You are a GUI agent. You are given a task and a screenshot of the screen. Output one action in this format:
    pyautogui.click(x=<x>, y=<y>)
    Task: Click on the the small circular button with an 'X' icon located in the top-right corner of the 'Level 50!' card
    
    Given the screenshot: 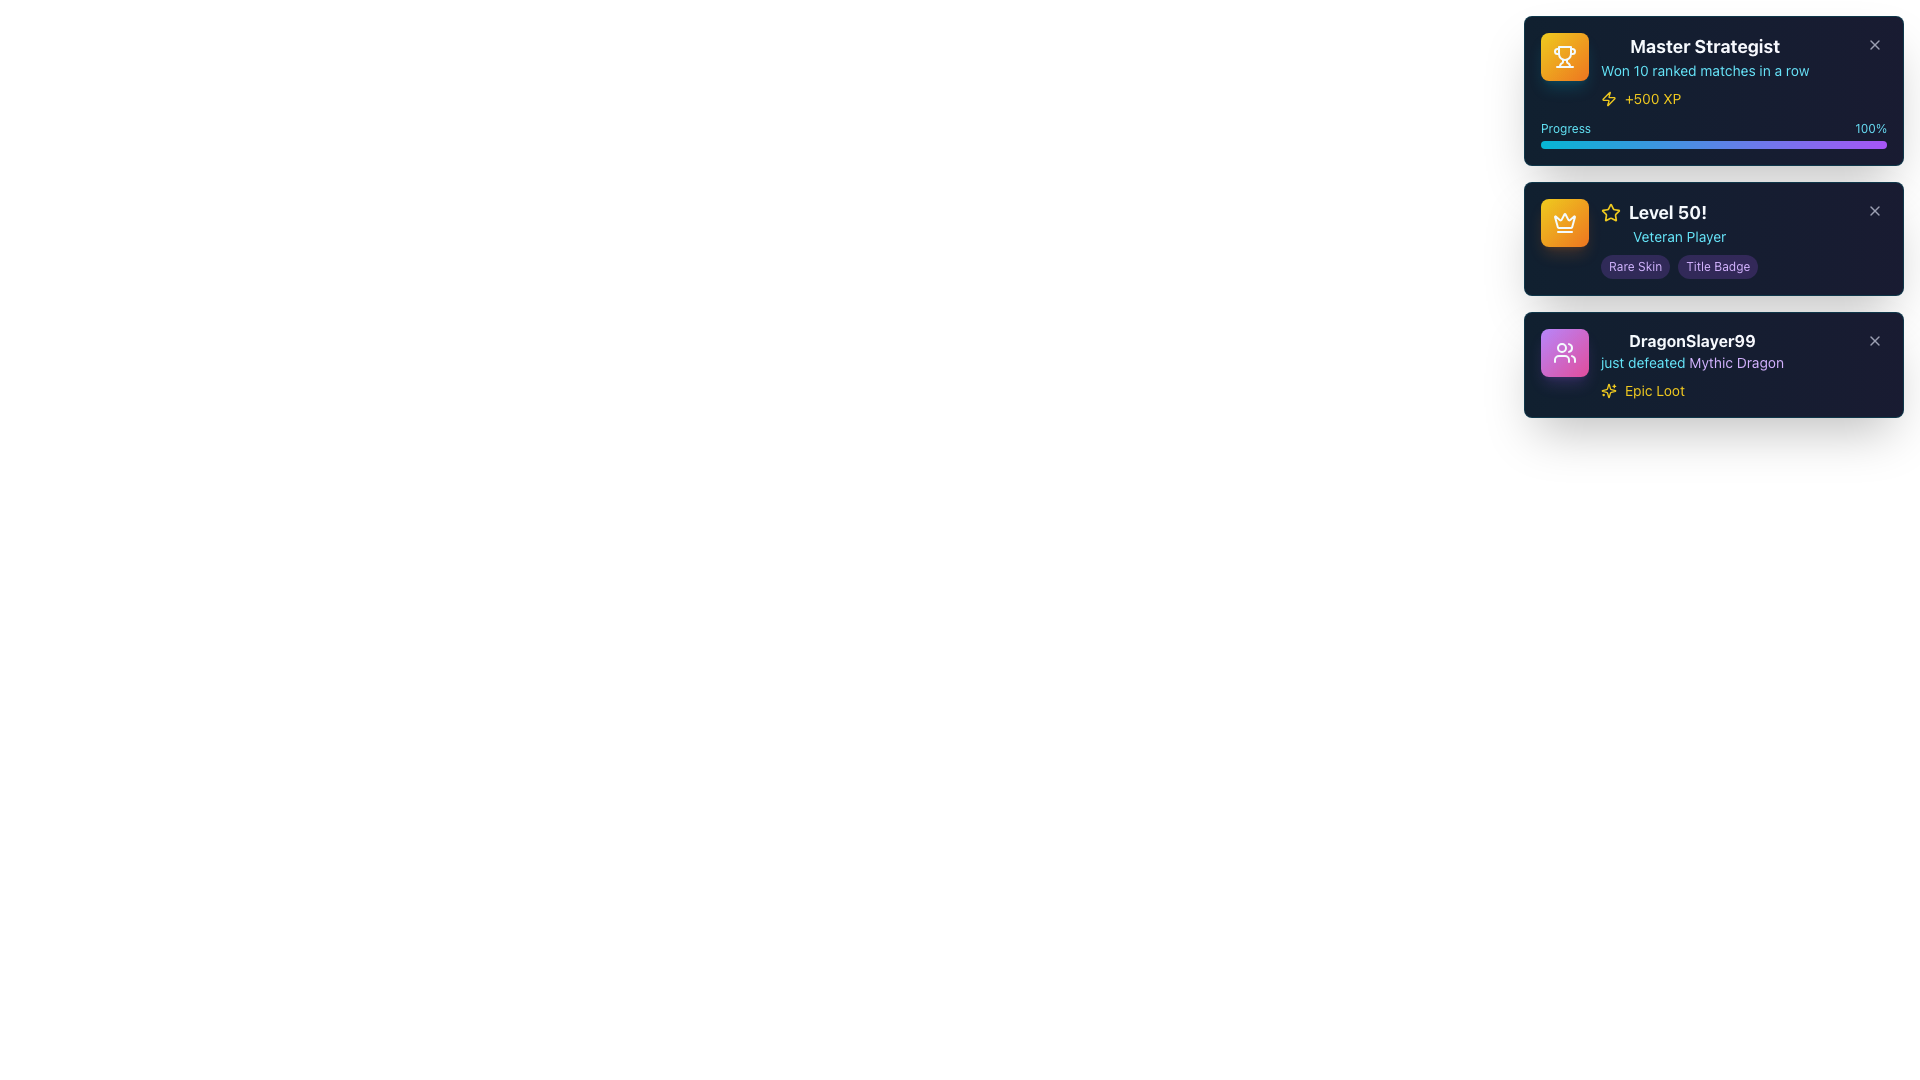 What is the action you would take?
    pyautogui.click(x=1874, y=211)
    